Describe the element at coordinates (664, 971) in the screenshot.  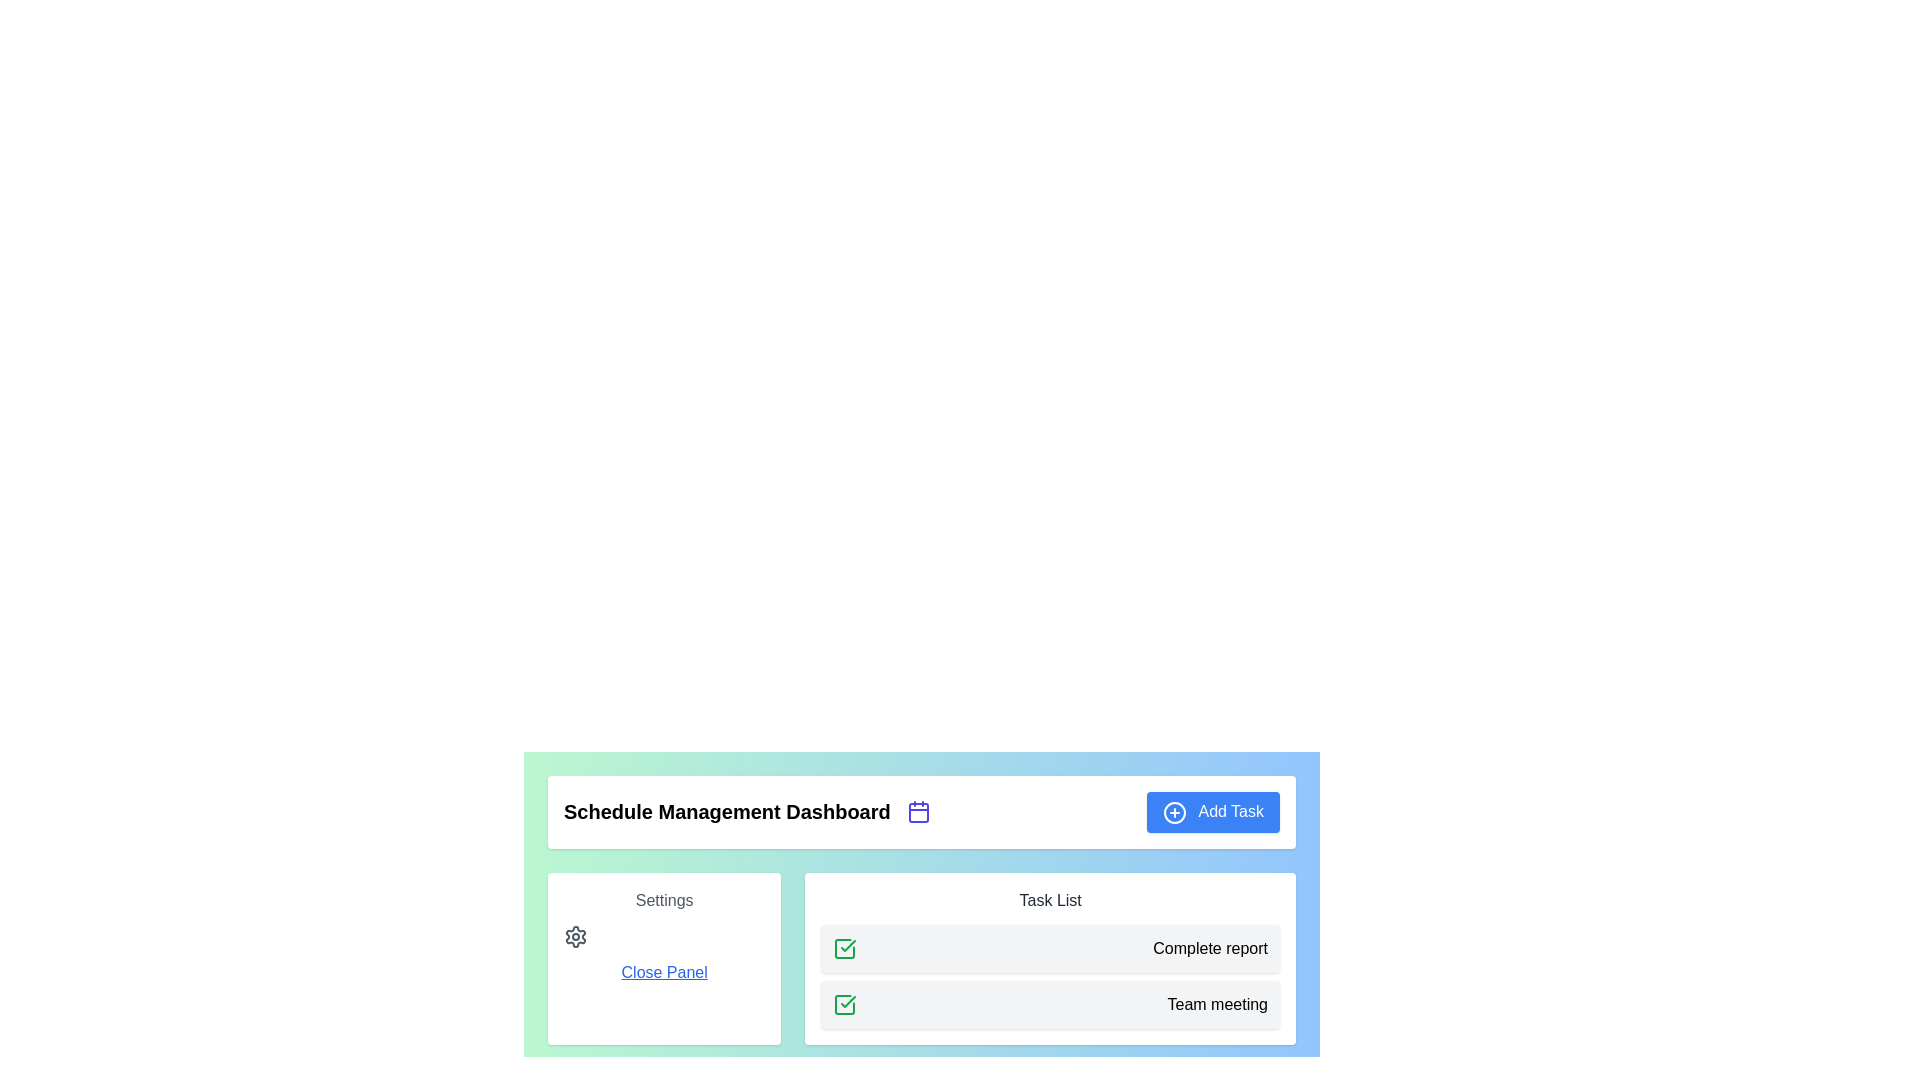
I see `the 'close' Text link in the 'Settings' section` at that location.